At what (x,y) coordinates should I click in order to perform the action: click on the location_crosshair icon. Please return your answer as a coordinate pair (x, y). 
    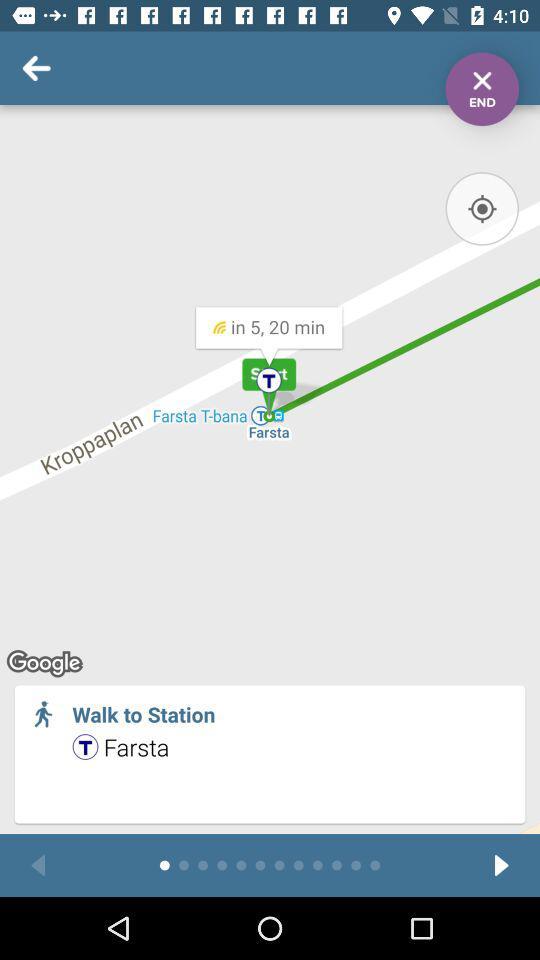
    Looking at the image, I should click on (481, 208).